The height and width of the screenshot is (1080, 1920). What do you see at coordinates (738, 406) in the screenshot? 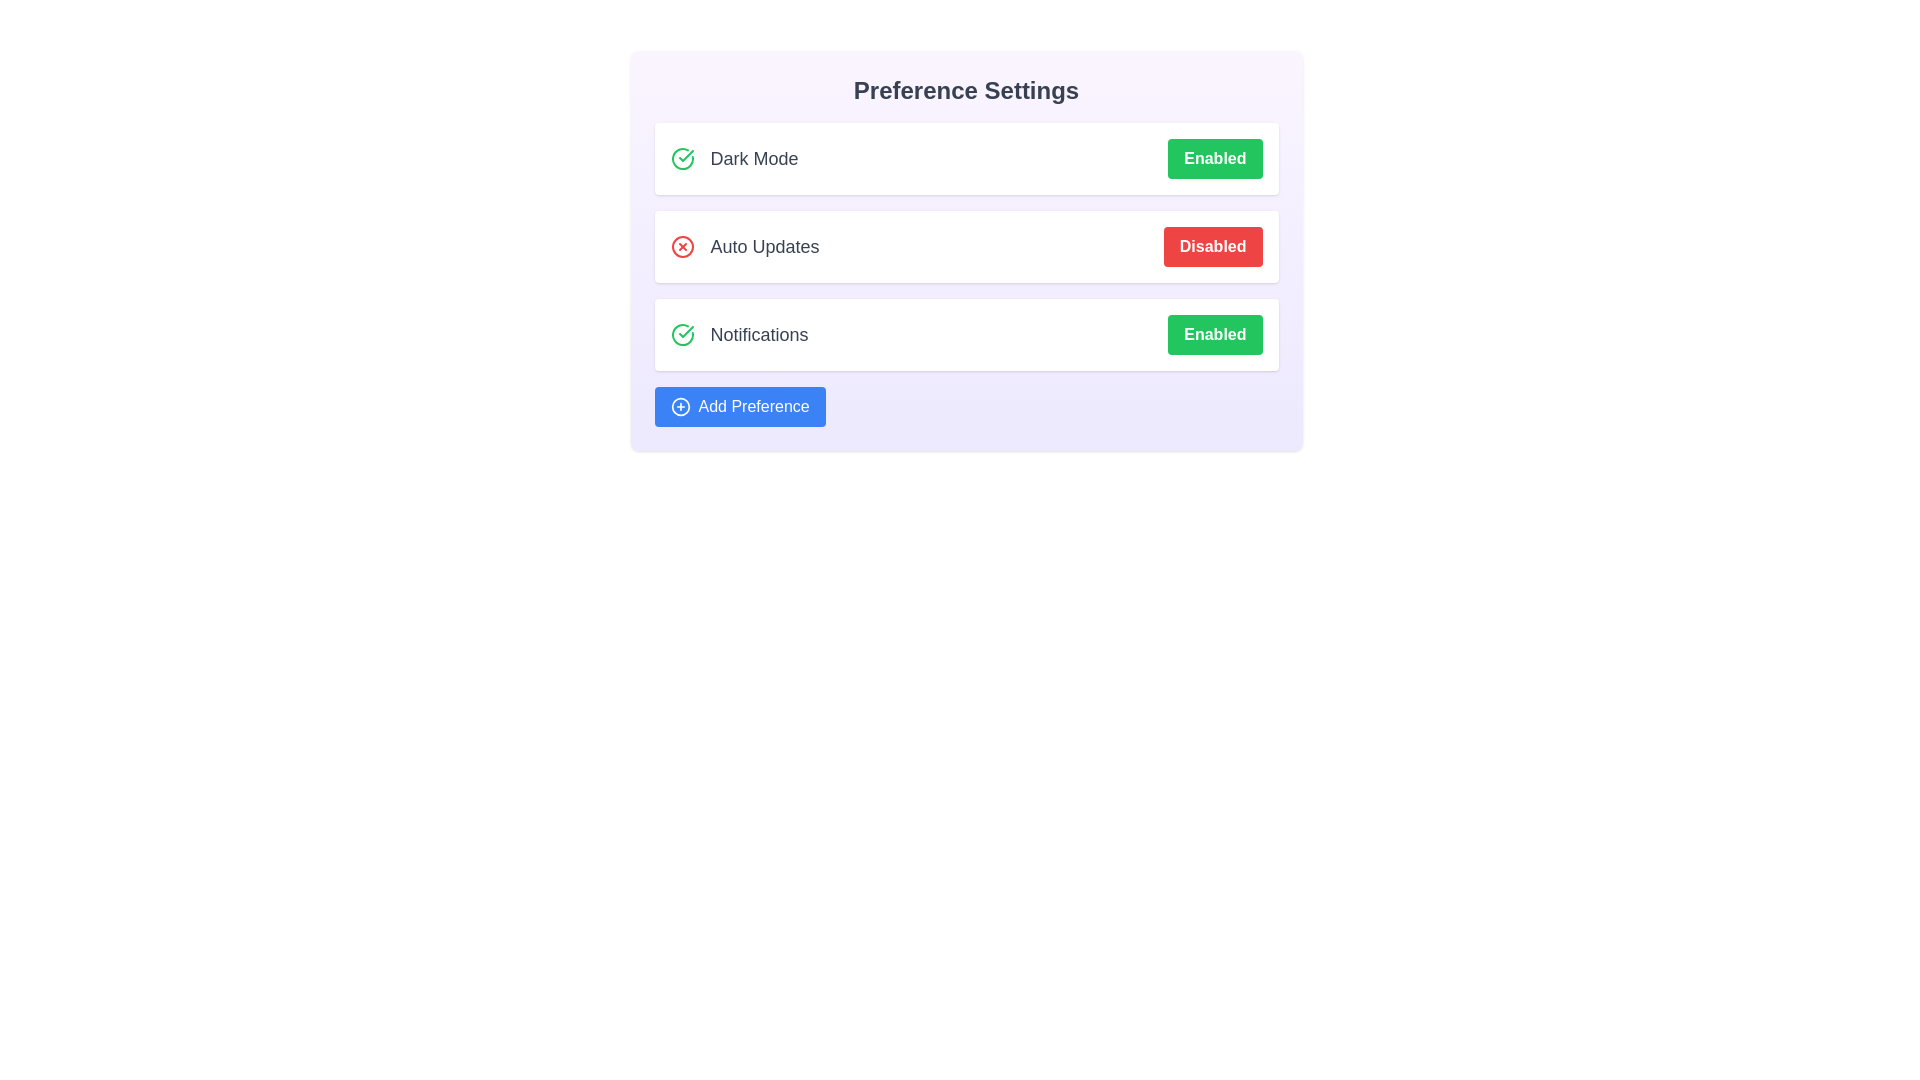
I see `the 'Add Preference' button to add a new preference` at bounding box center [738, 406].